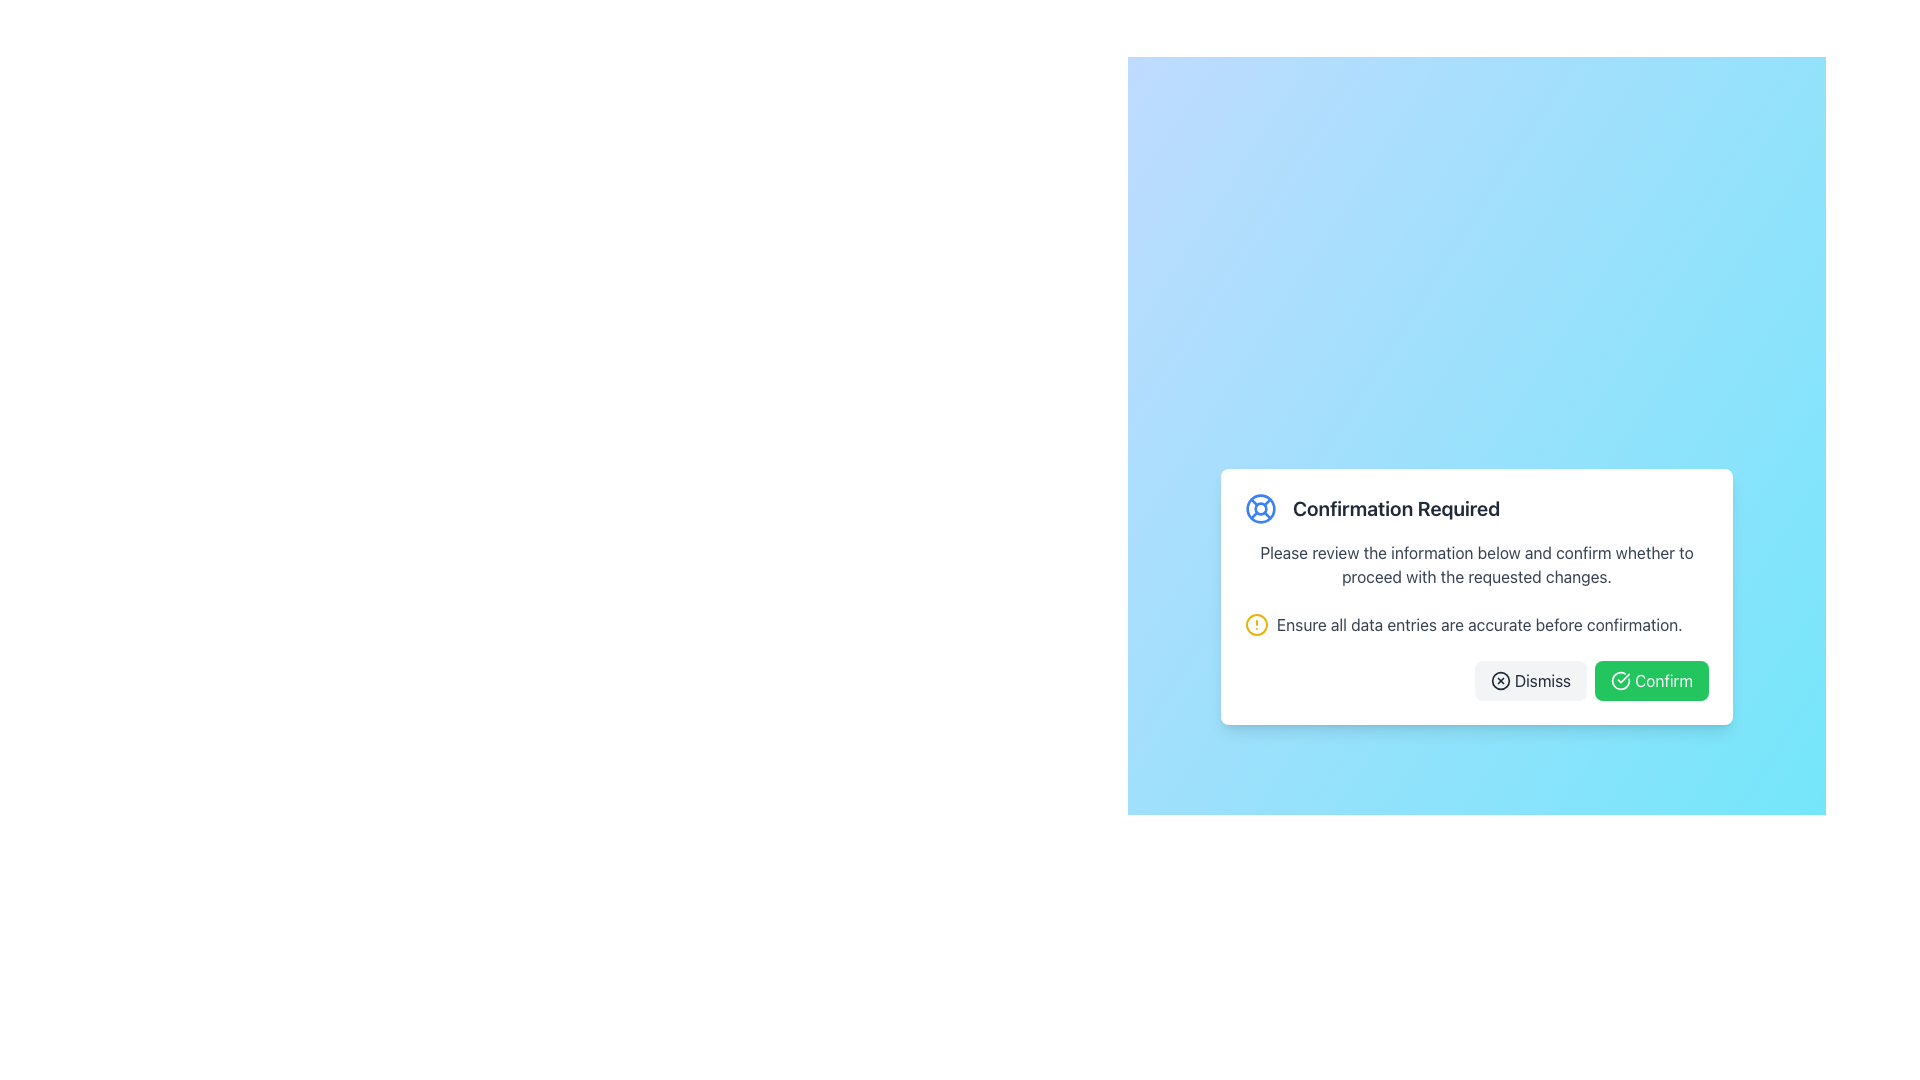  Describe the element at coordinates (1477, 508) in the screenshot. I see `text content of the header labeled 'Confirmation Required', which features a dark blue font on a white background with a blue life buoy icon to its left` at that location.